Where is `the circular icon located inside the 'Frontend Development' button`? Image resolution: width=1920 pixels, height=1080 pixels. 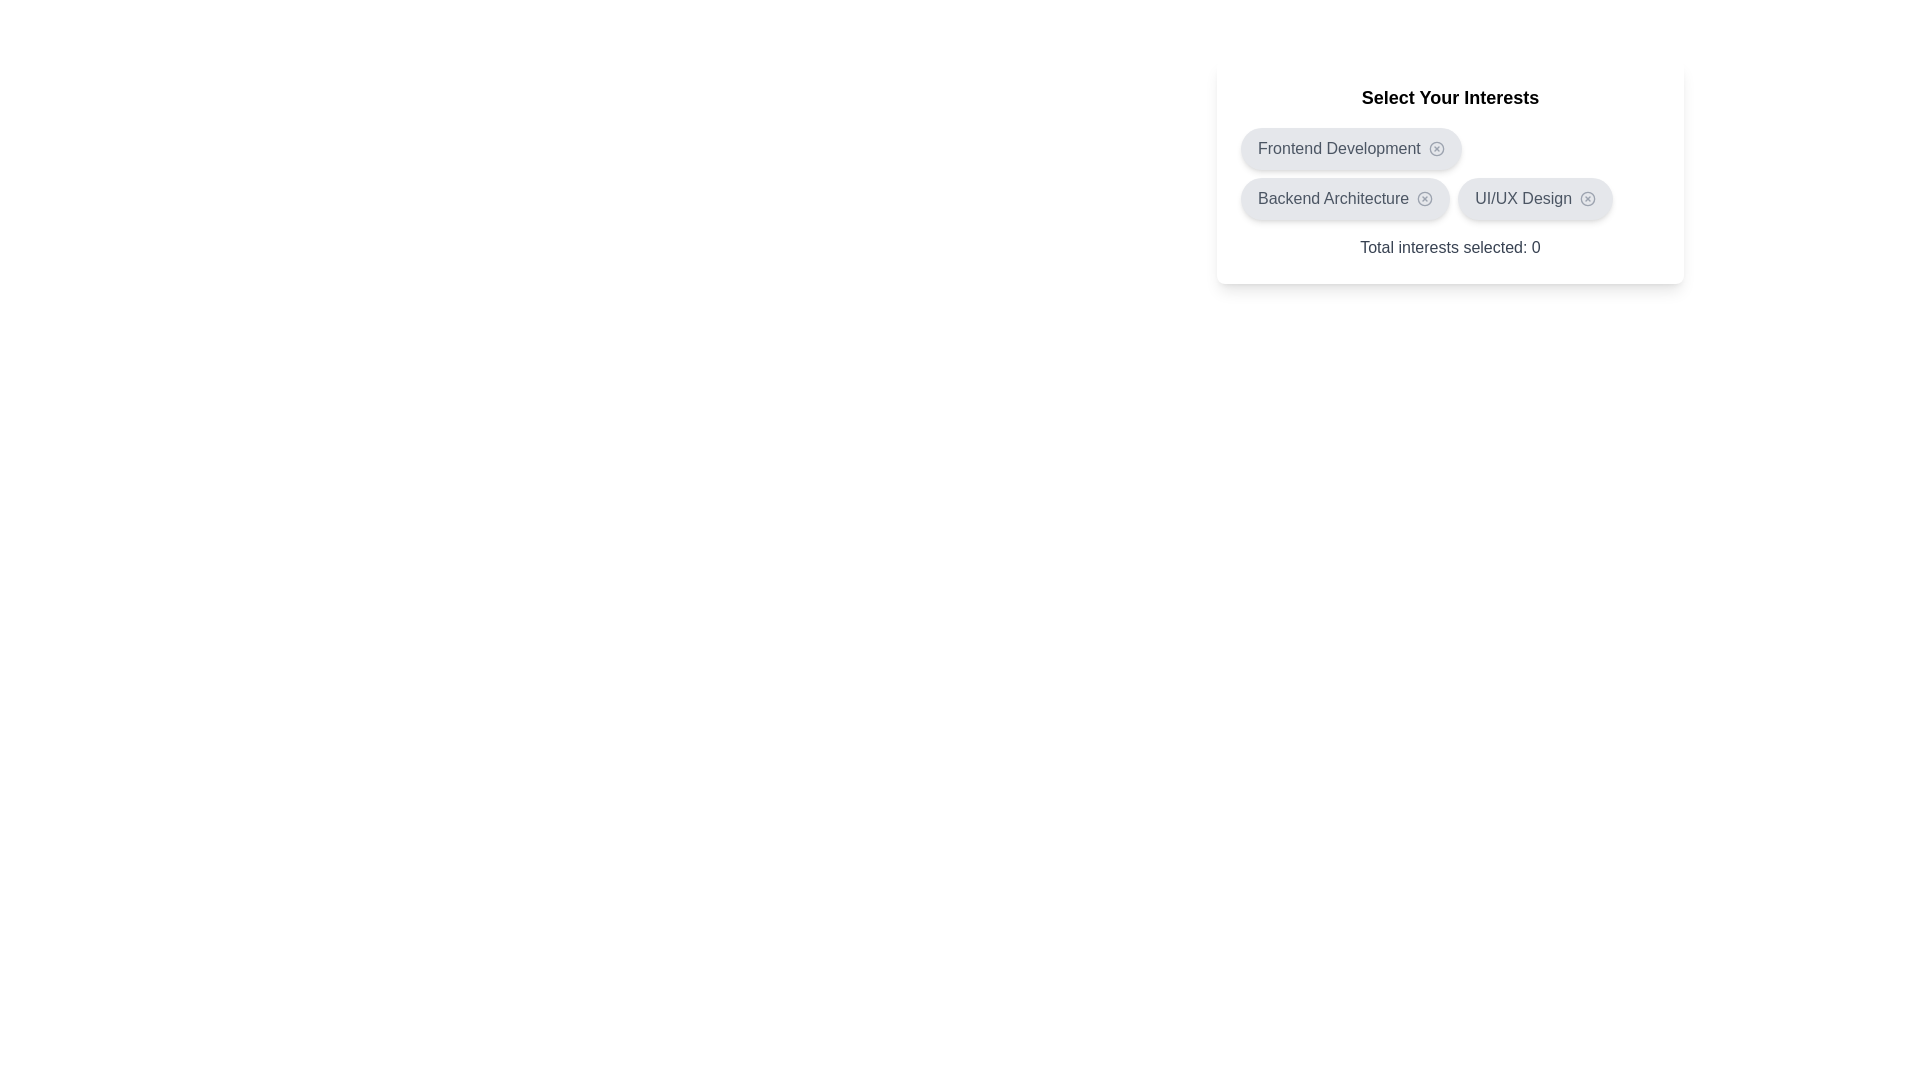 the circular icon located inside the 'Frontend Development' button is located at coordinates (1435, 148).